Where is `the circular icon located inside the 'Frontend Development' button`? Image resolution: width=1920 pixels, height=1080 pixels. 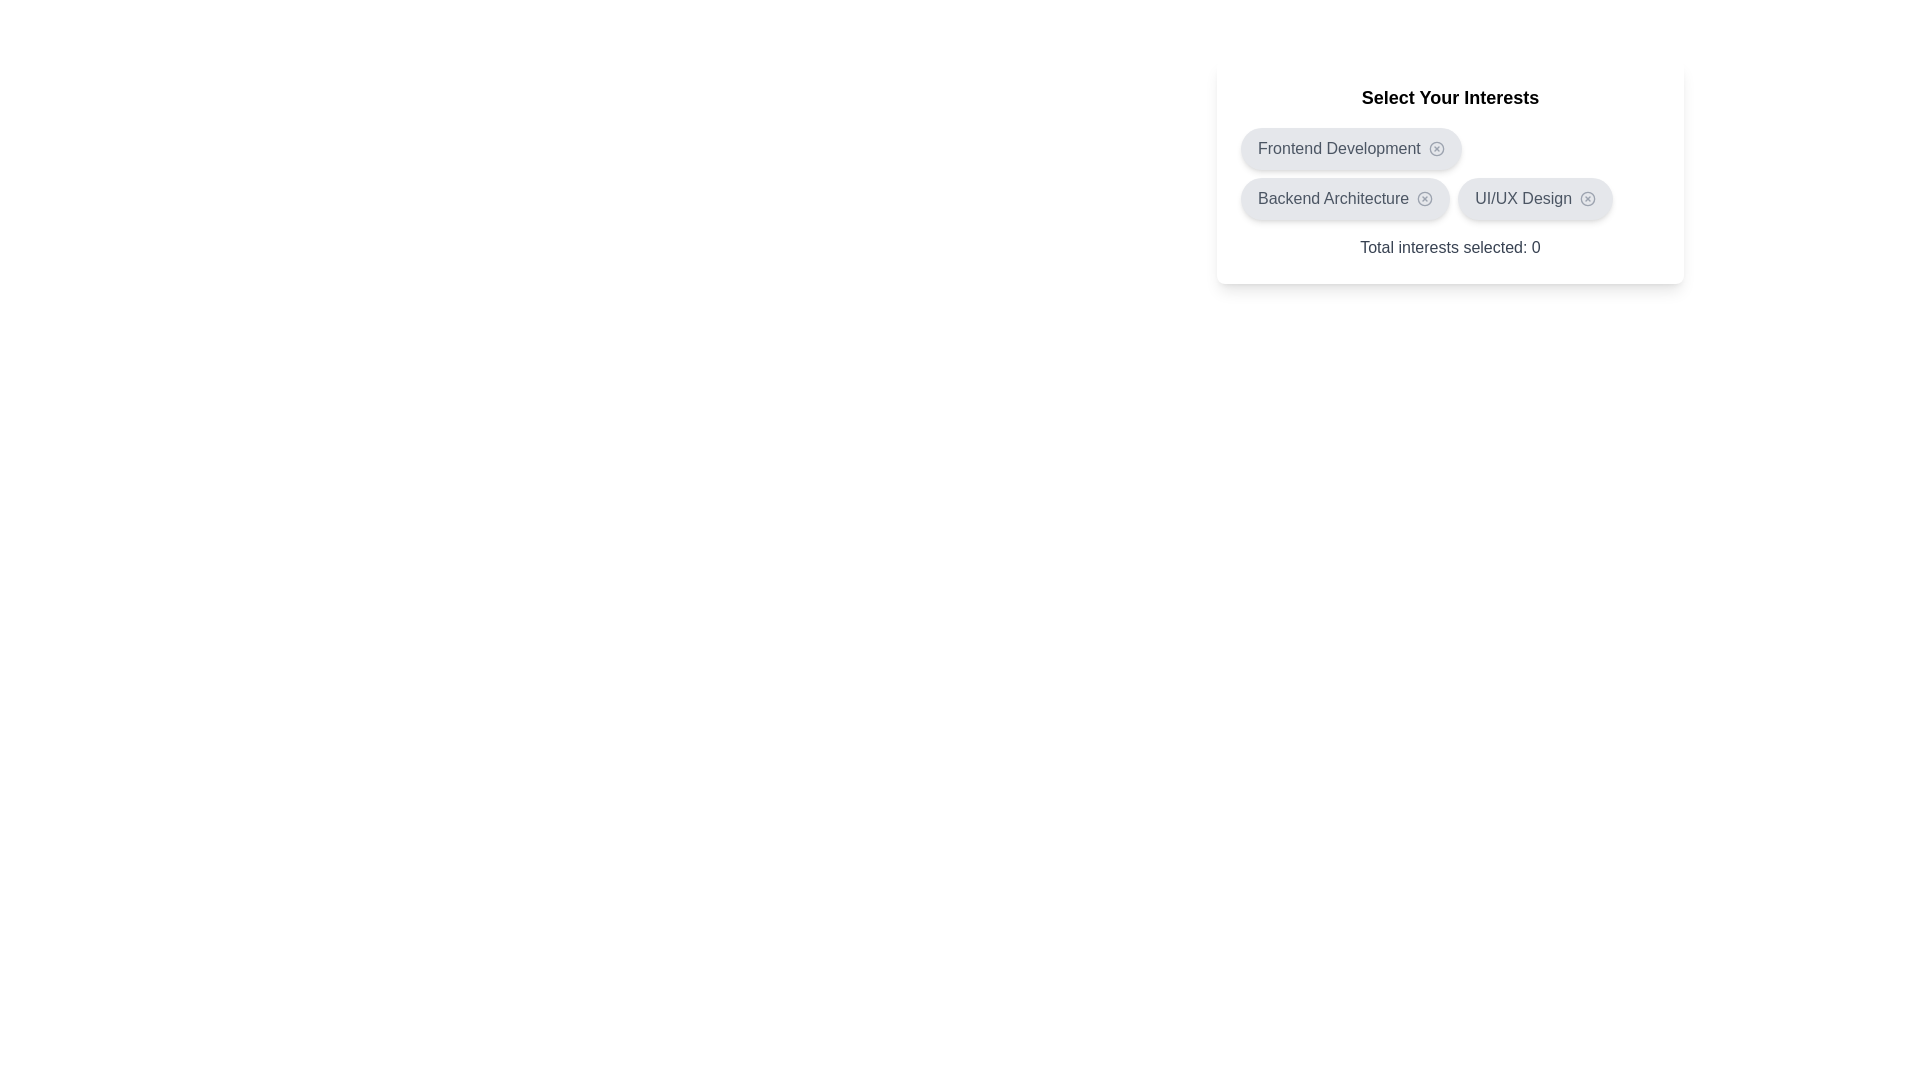 the circular icon located inside the 'Frontend Development' button is located at coordinates (1435, 148).